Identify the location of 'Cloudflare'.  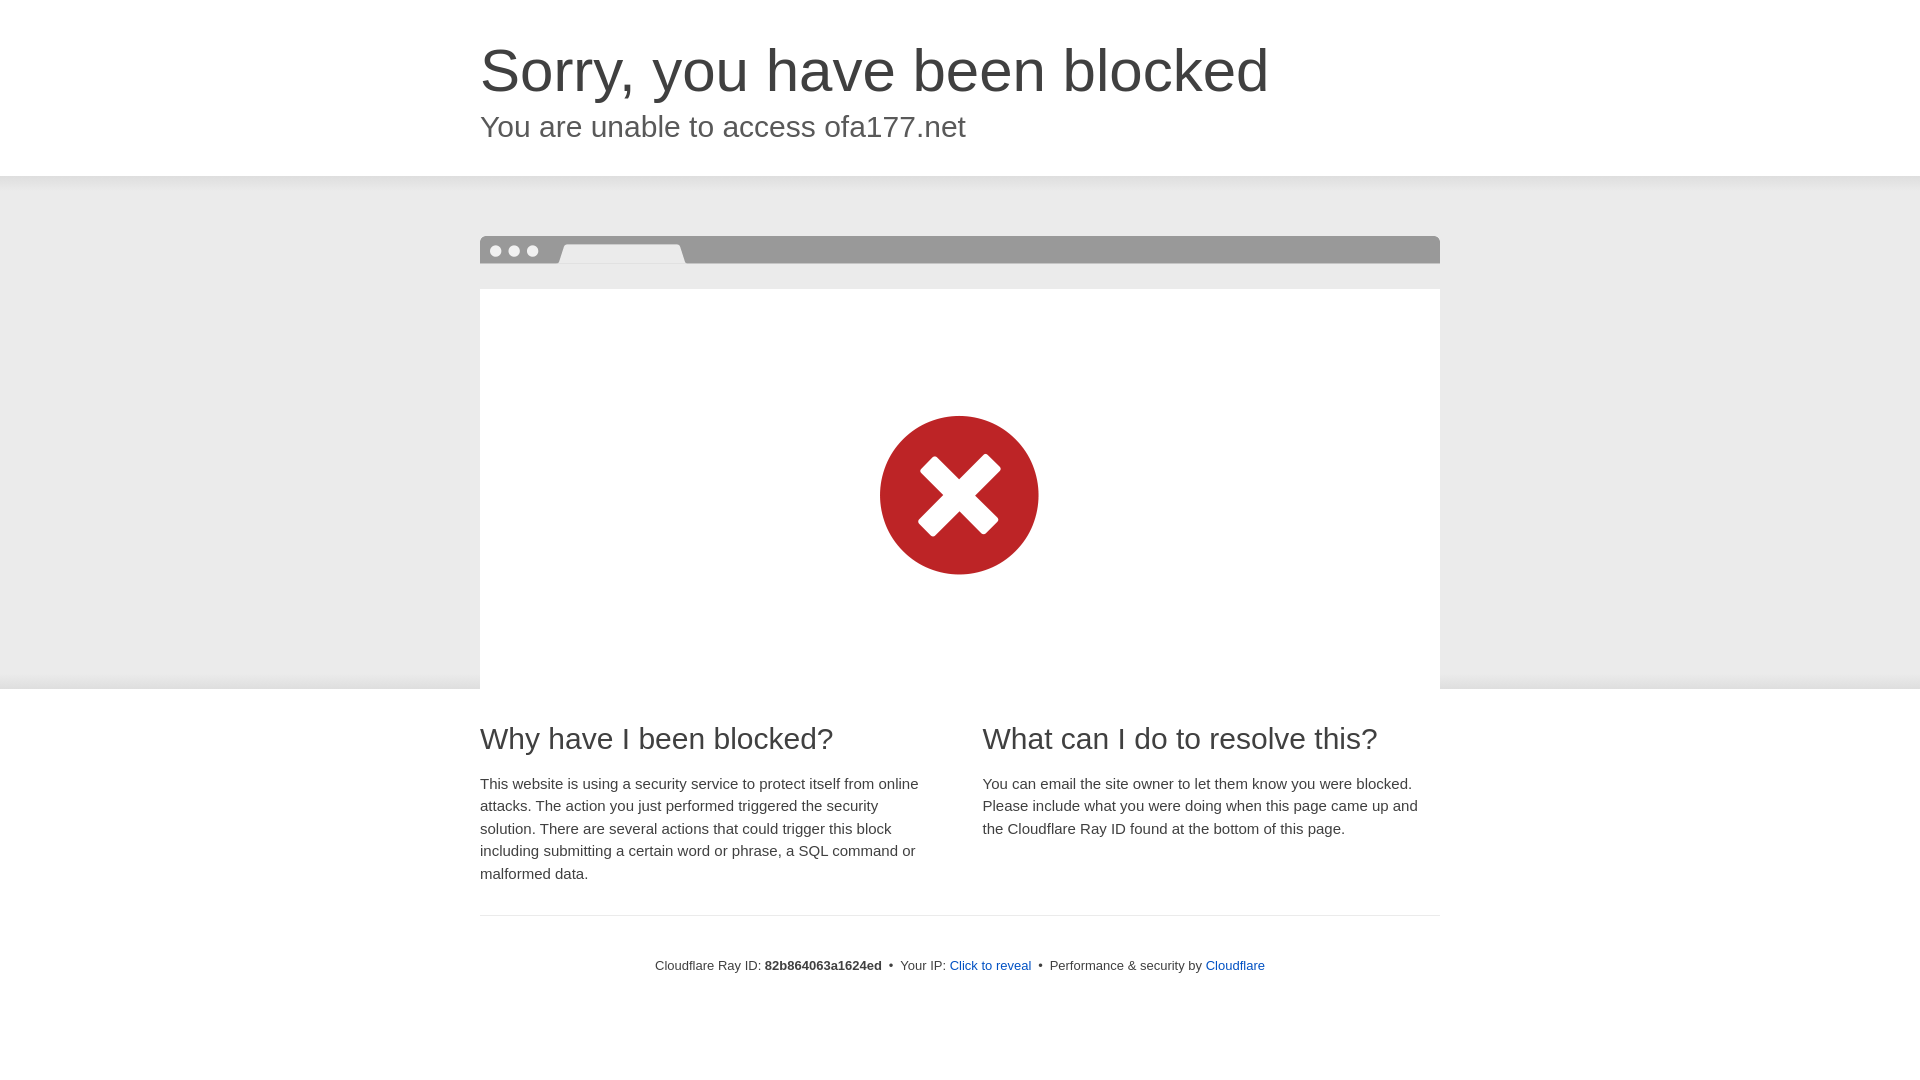
(1234, 964).